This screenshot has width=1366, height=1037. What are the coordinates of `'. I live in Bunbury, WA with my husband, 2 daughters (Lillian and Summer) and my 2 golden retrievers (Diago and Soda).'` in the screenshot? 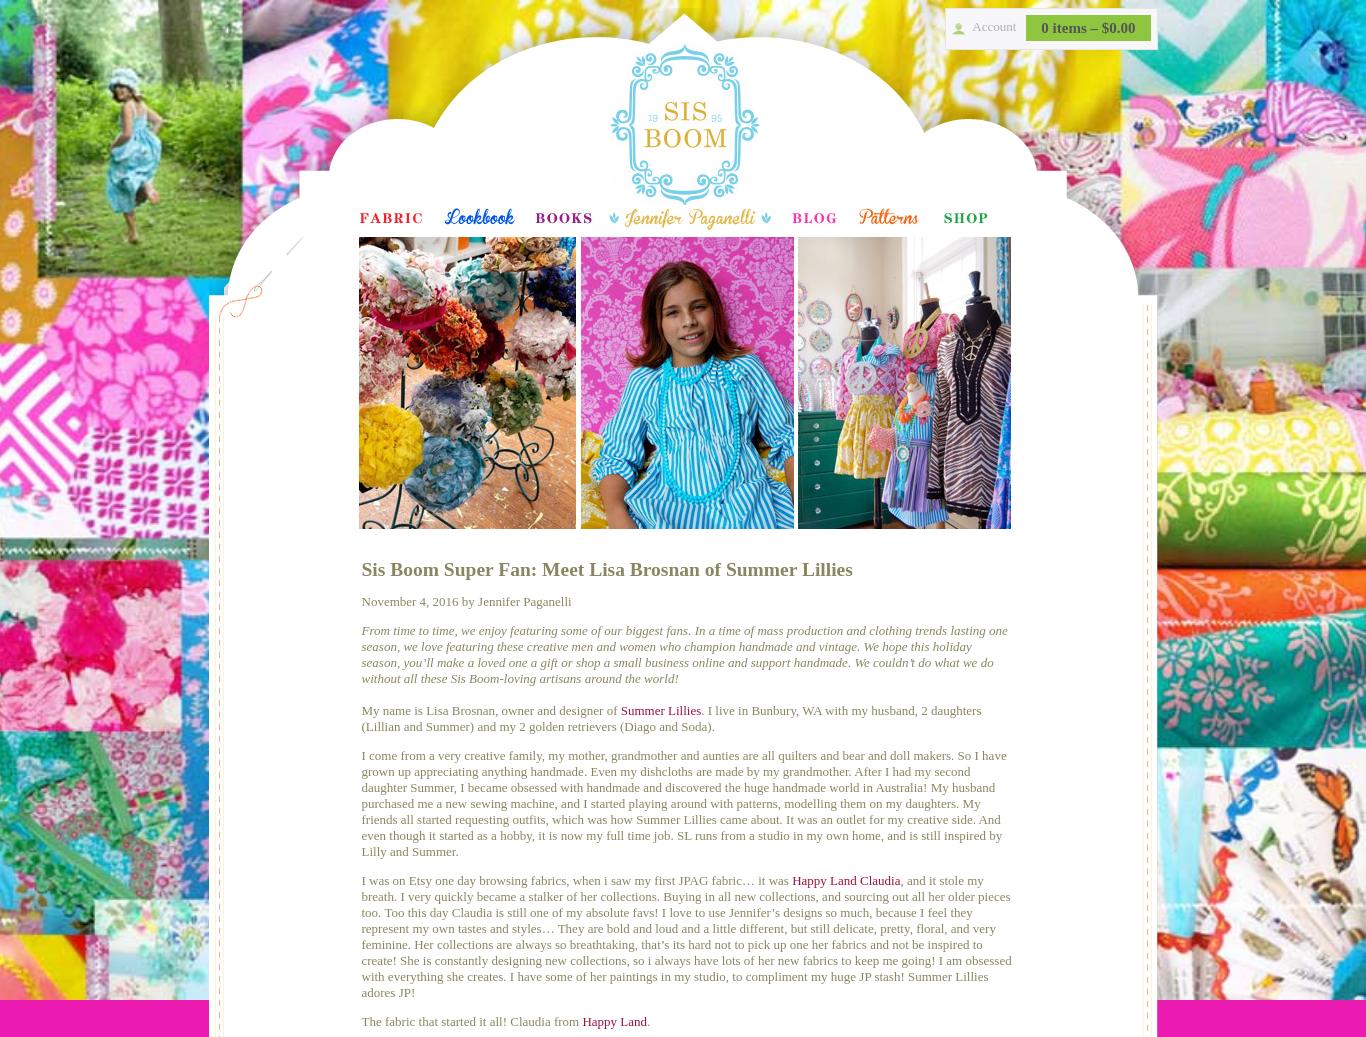 It's located at (360, 718).